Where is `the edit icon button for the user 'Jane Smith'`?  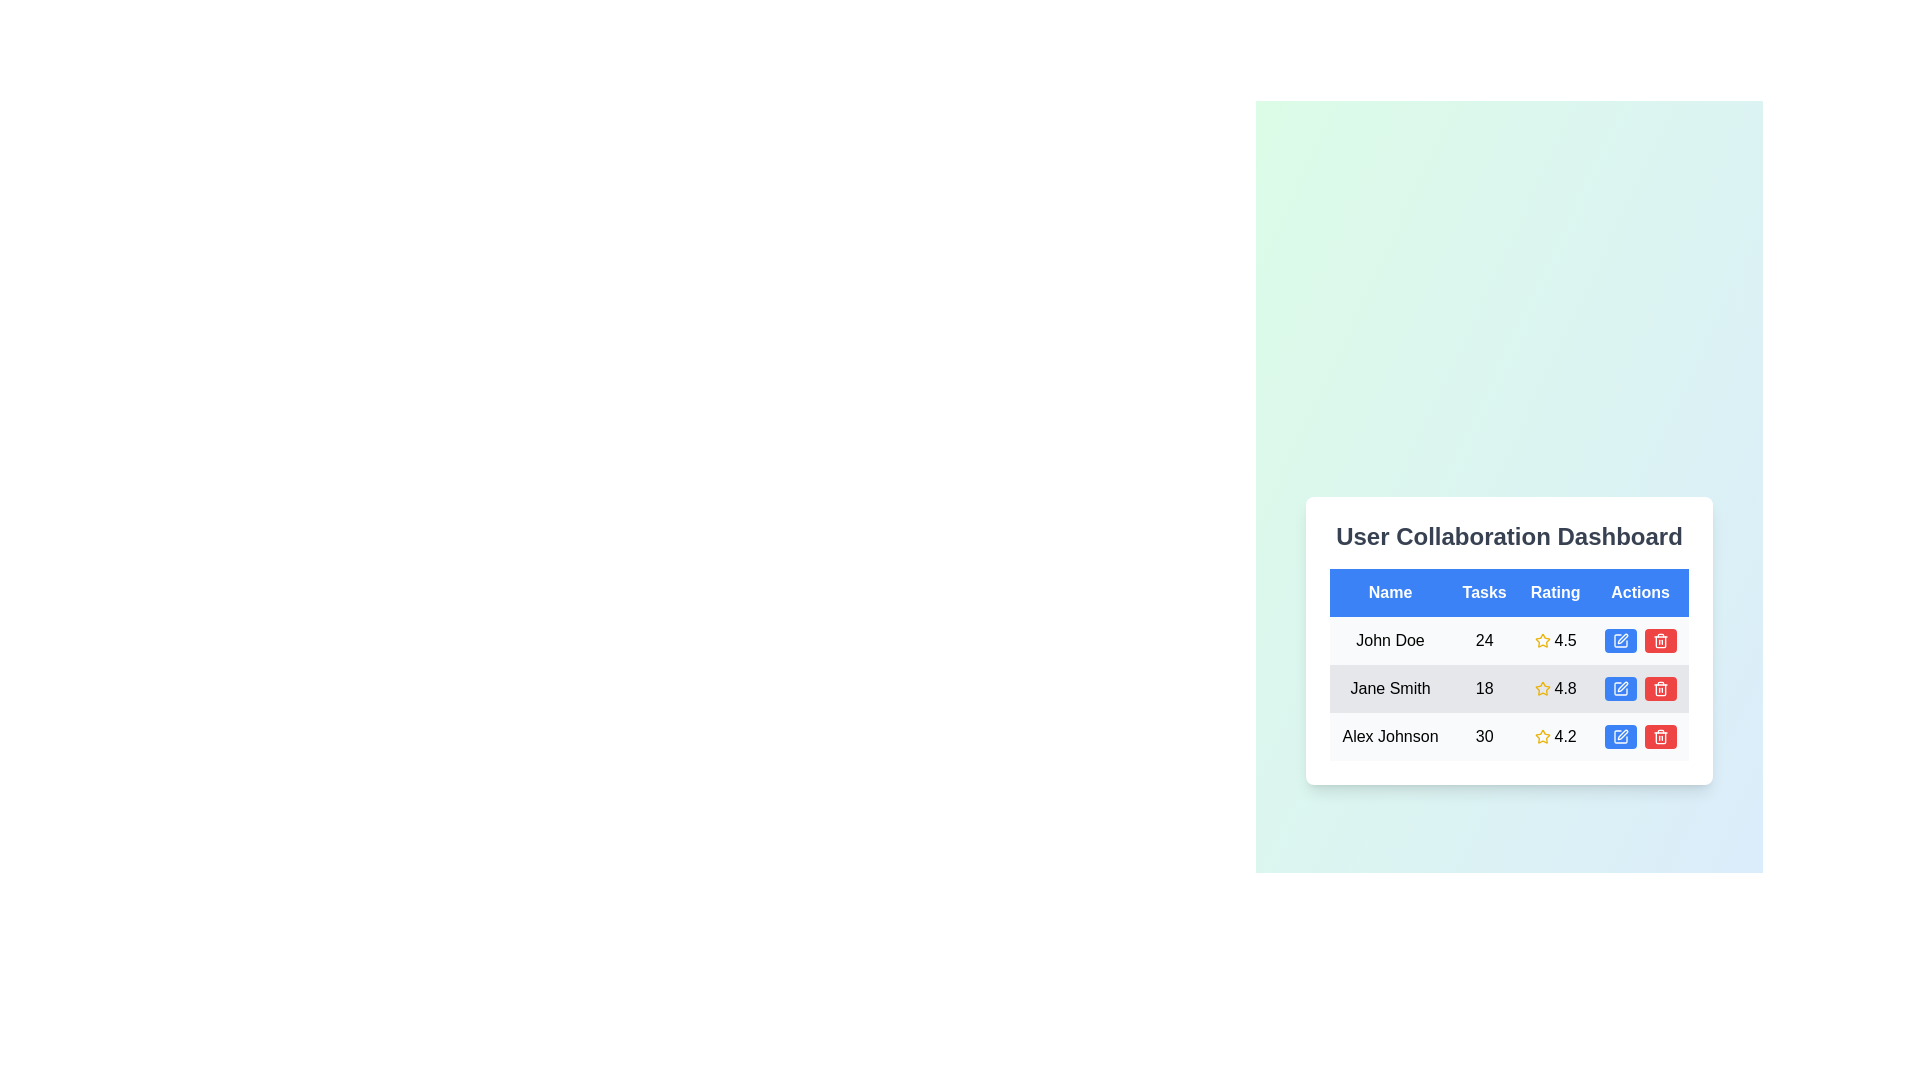
the edit icon button for the user 'Jane Smith' is located at coordinates (1620, 688).